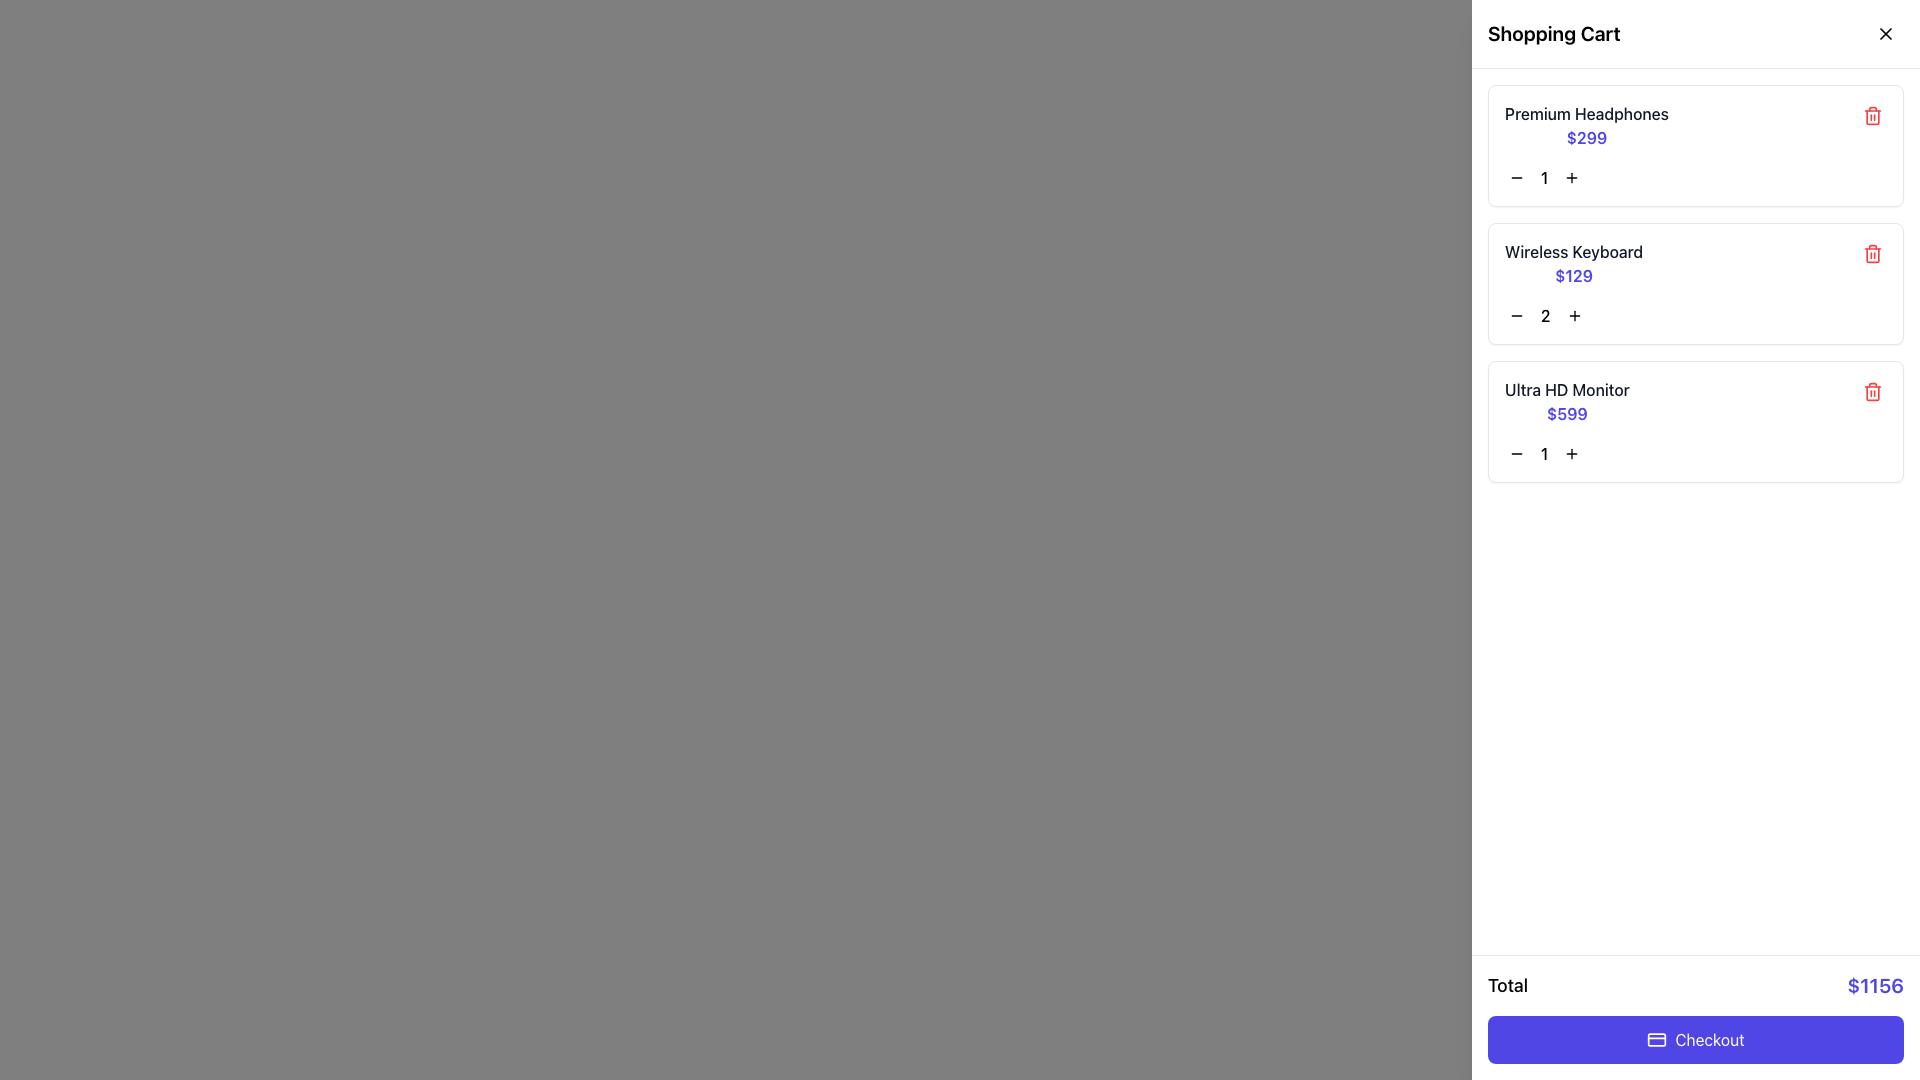 The width and height of the screenshot is (1920, 1080). What do you see at coordinates (1885, 34) in the screenshot?
I see `the button located at the top right corner of the shopping cart panel` at bounding box center [1885, 34].